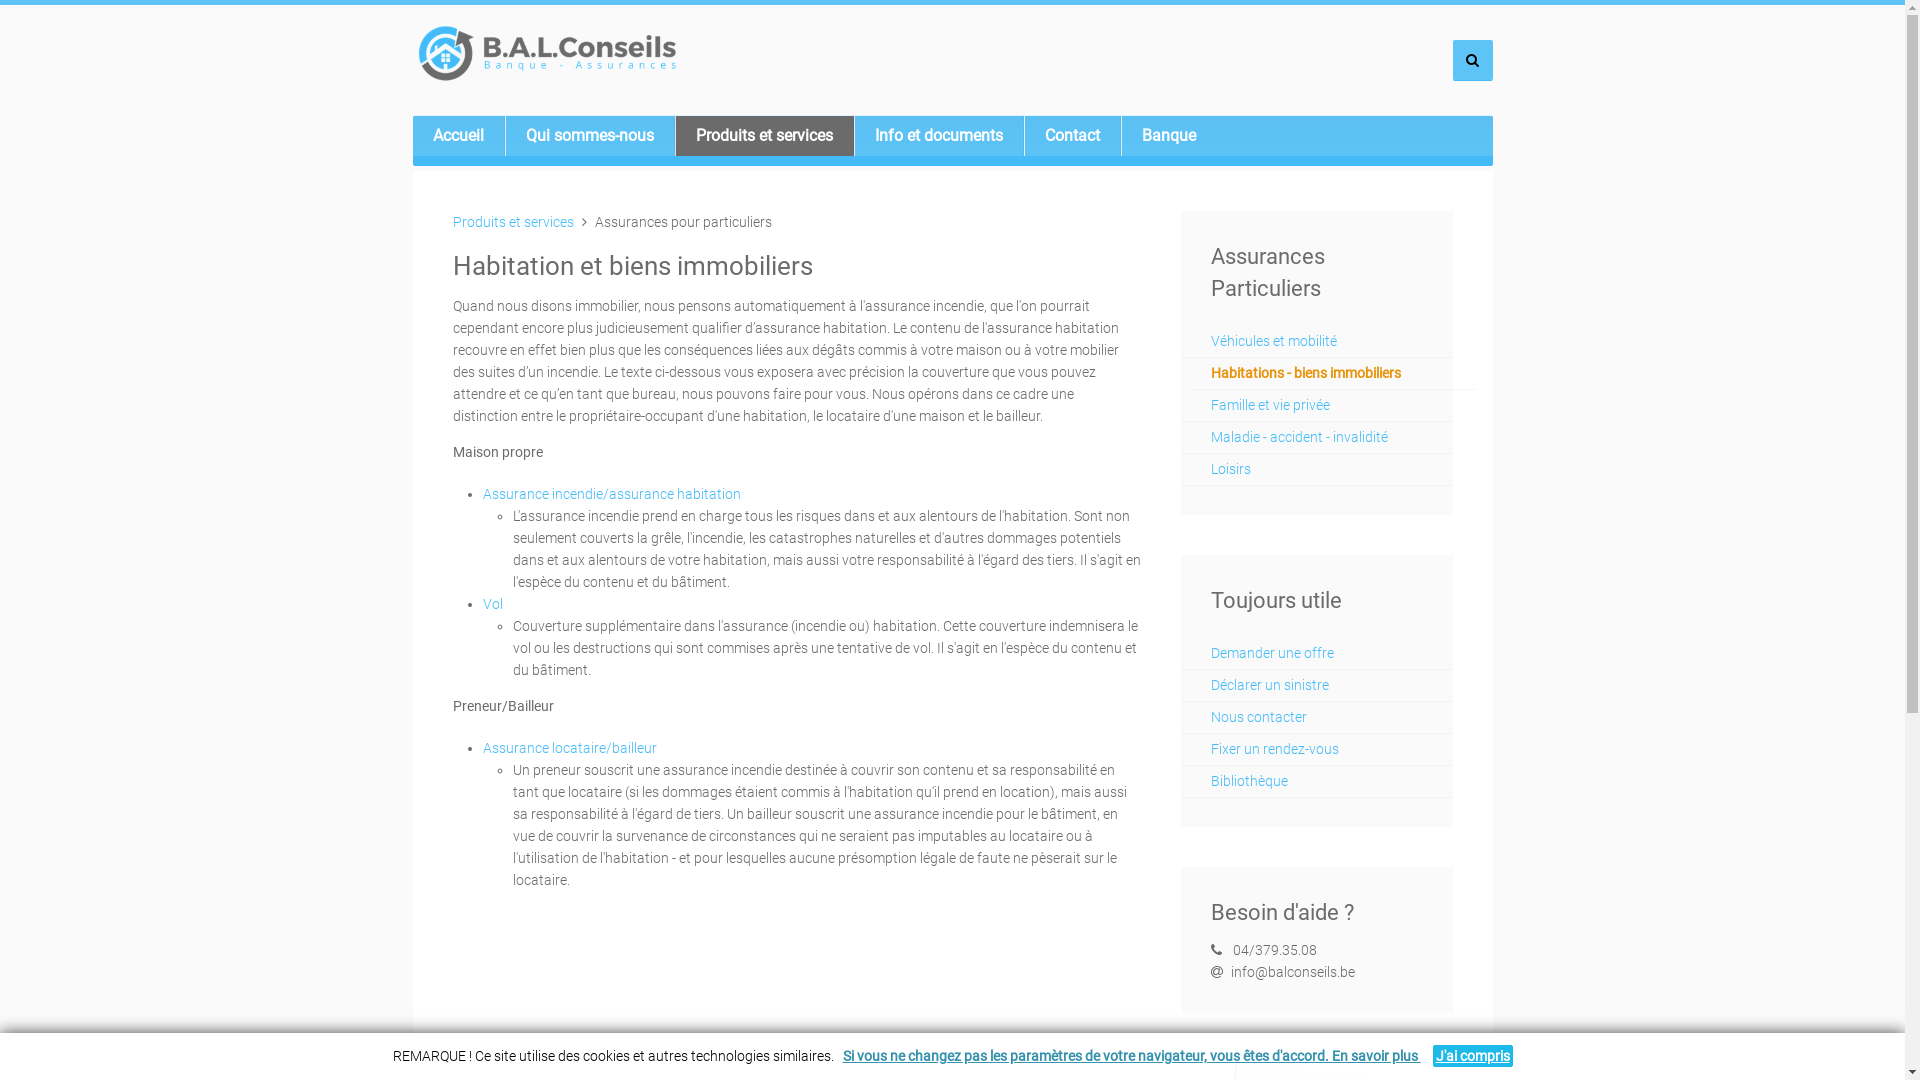 The image size is (1920, 1080). Describe the element at coordinates (1118, 135) in the screenshot. I see `'Banque'` at that location.